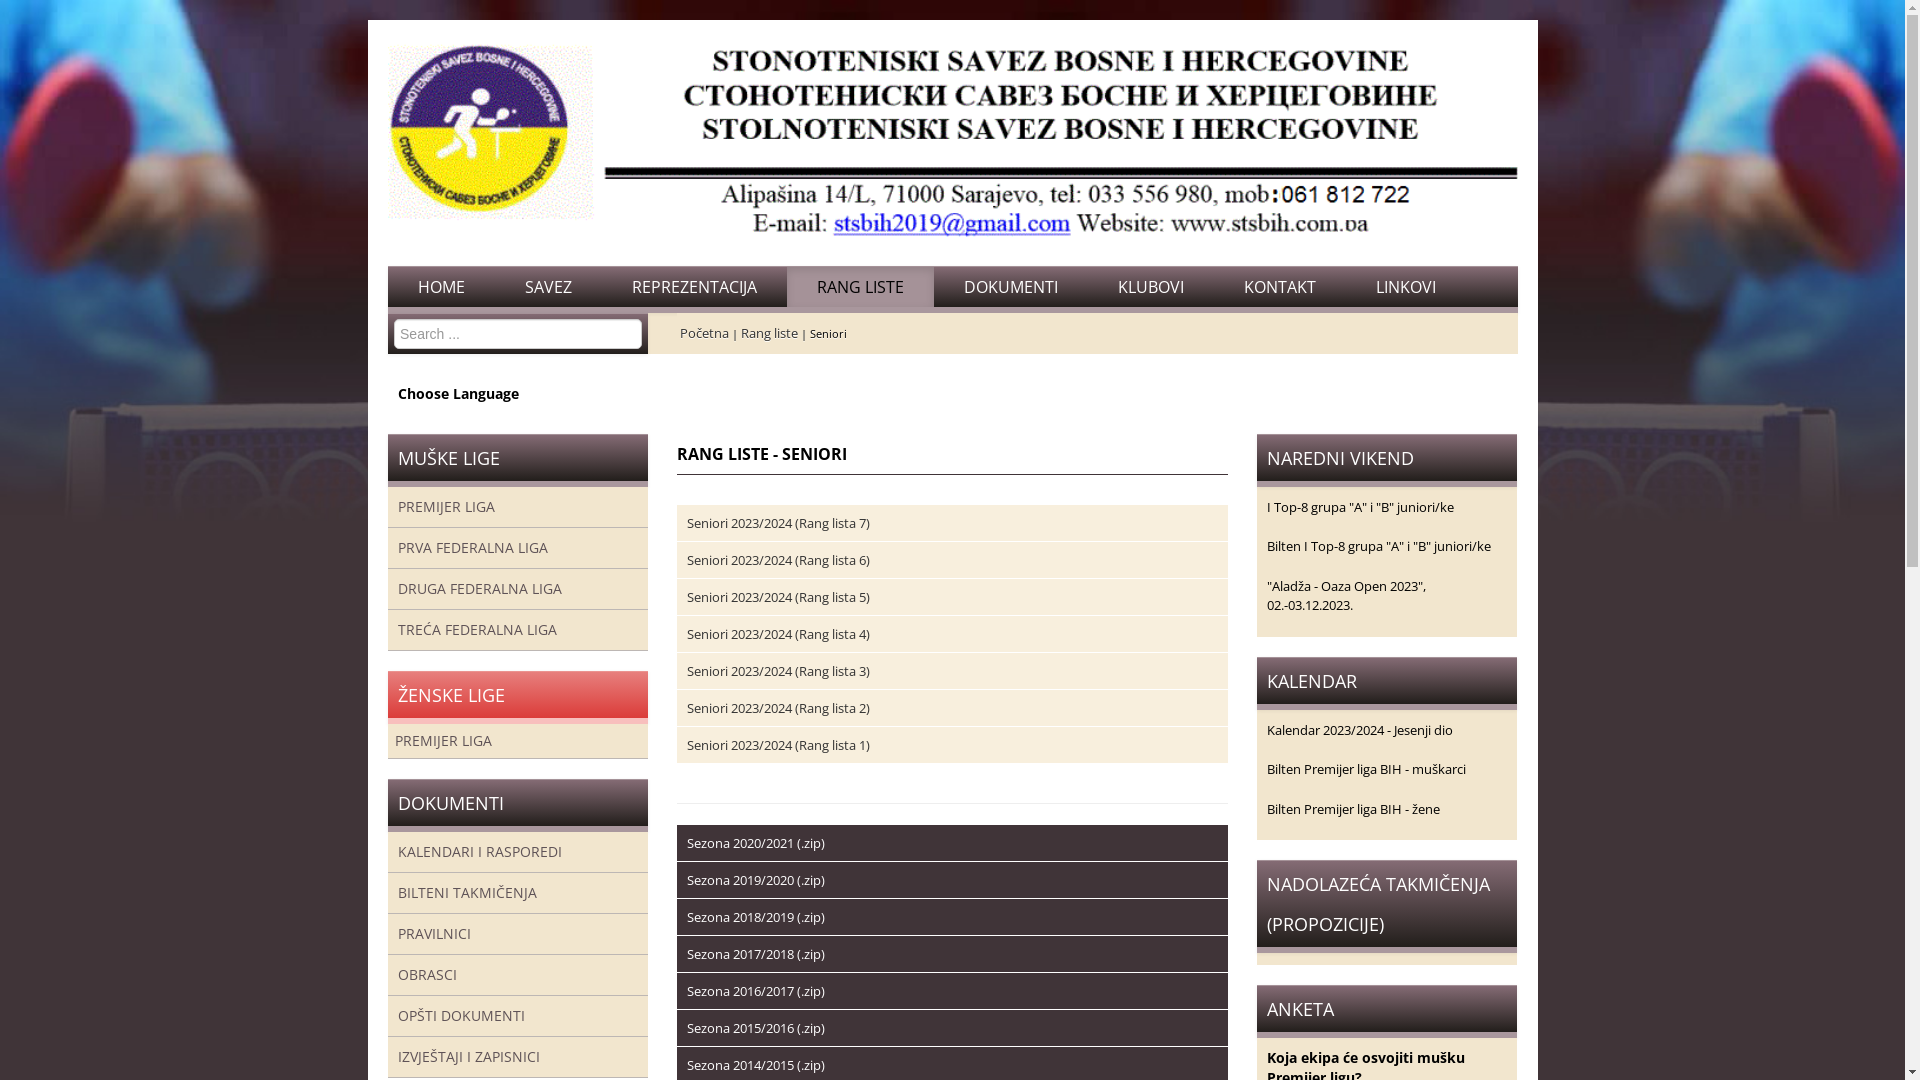 The width and height of the screenshot is (1920, 1080). I want to click on 'REPREZENTACIJA', so click(600, 286).